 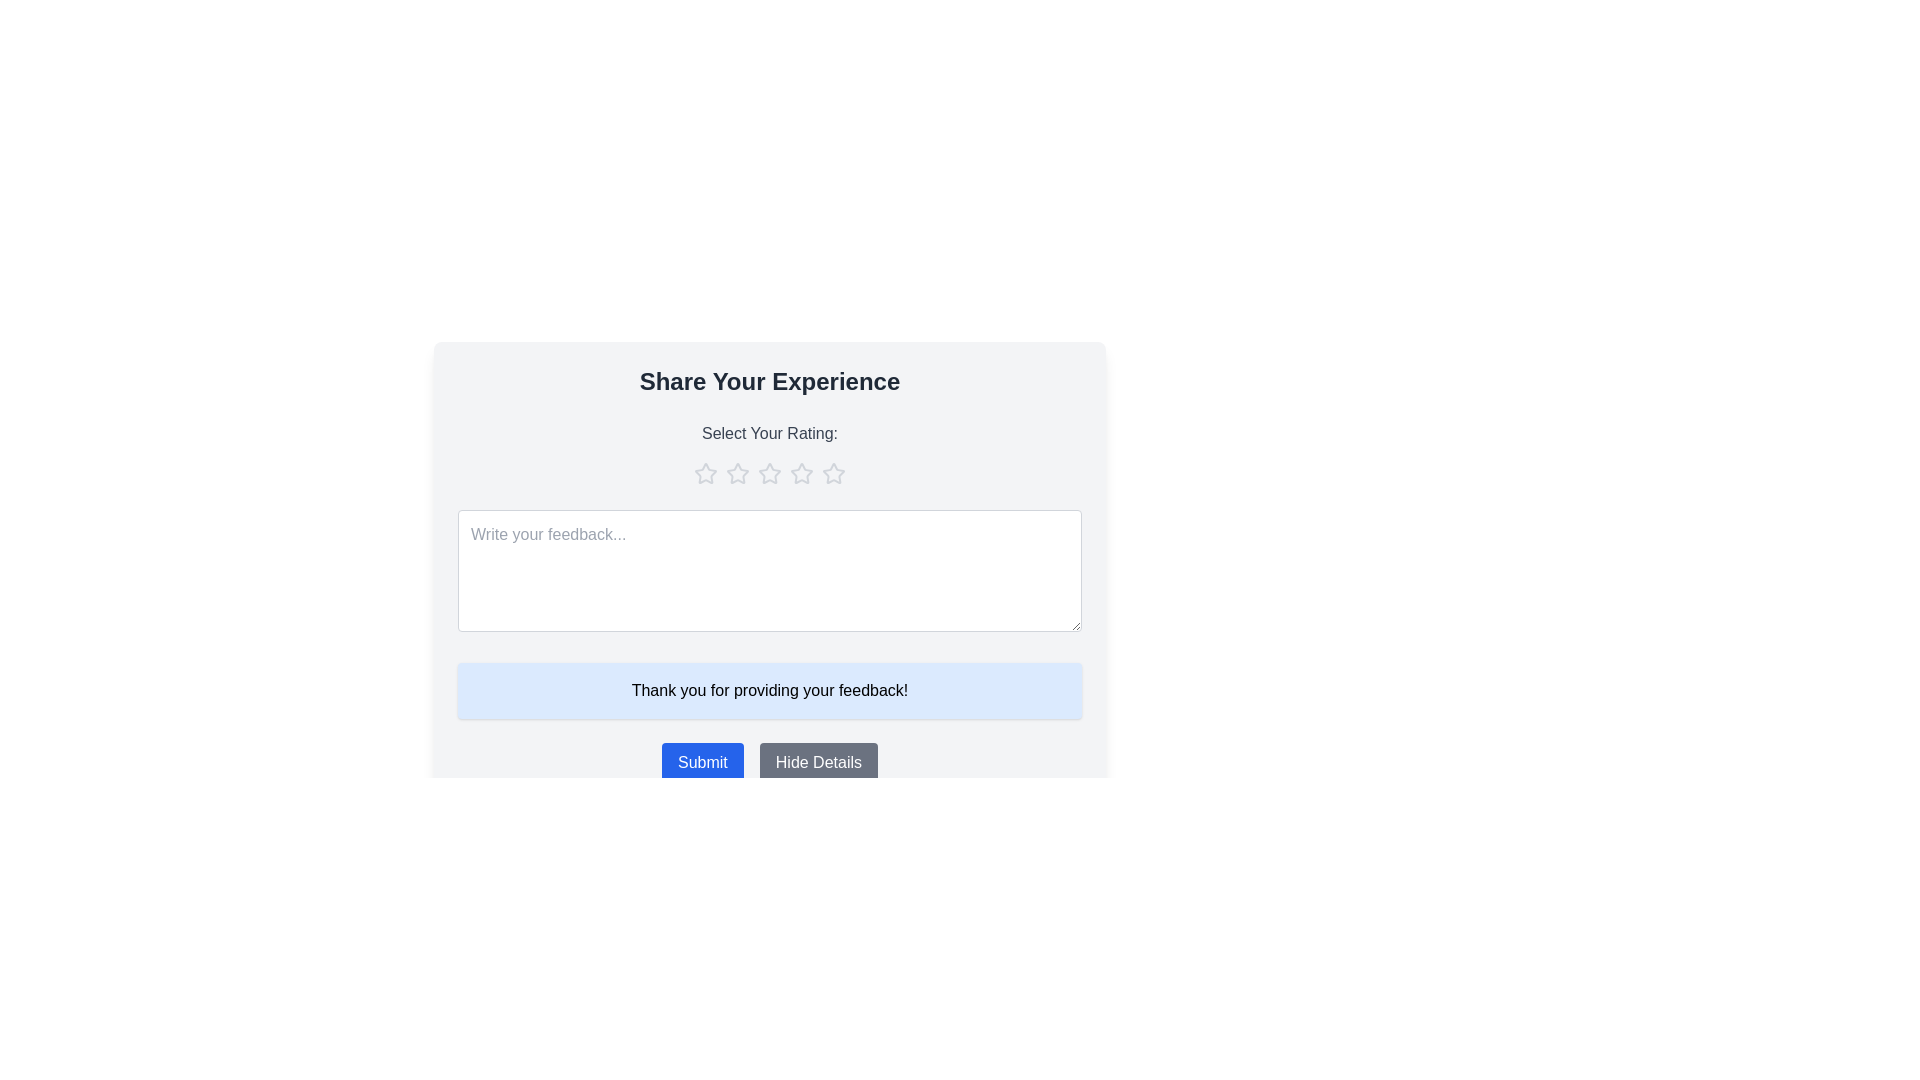 I want to click on the second star button in the rating system, so click(x=768, y=473).